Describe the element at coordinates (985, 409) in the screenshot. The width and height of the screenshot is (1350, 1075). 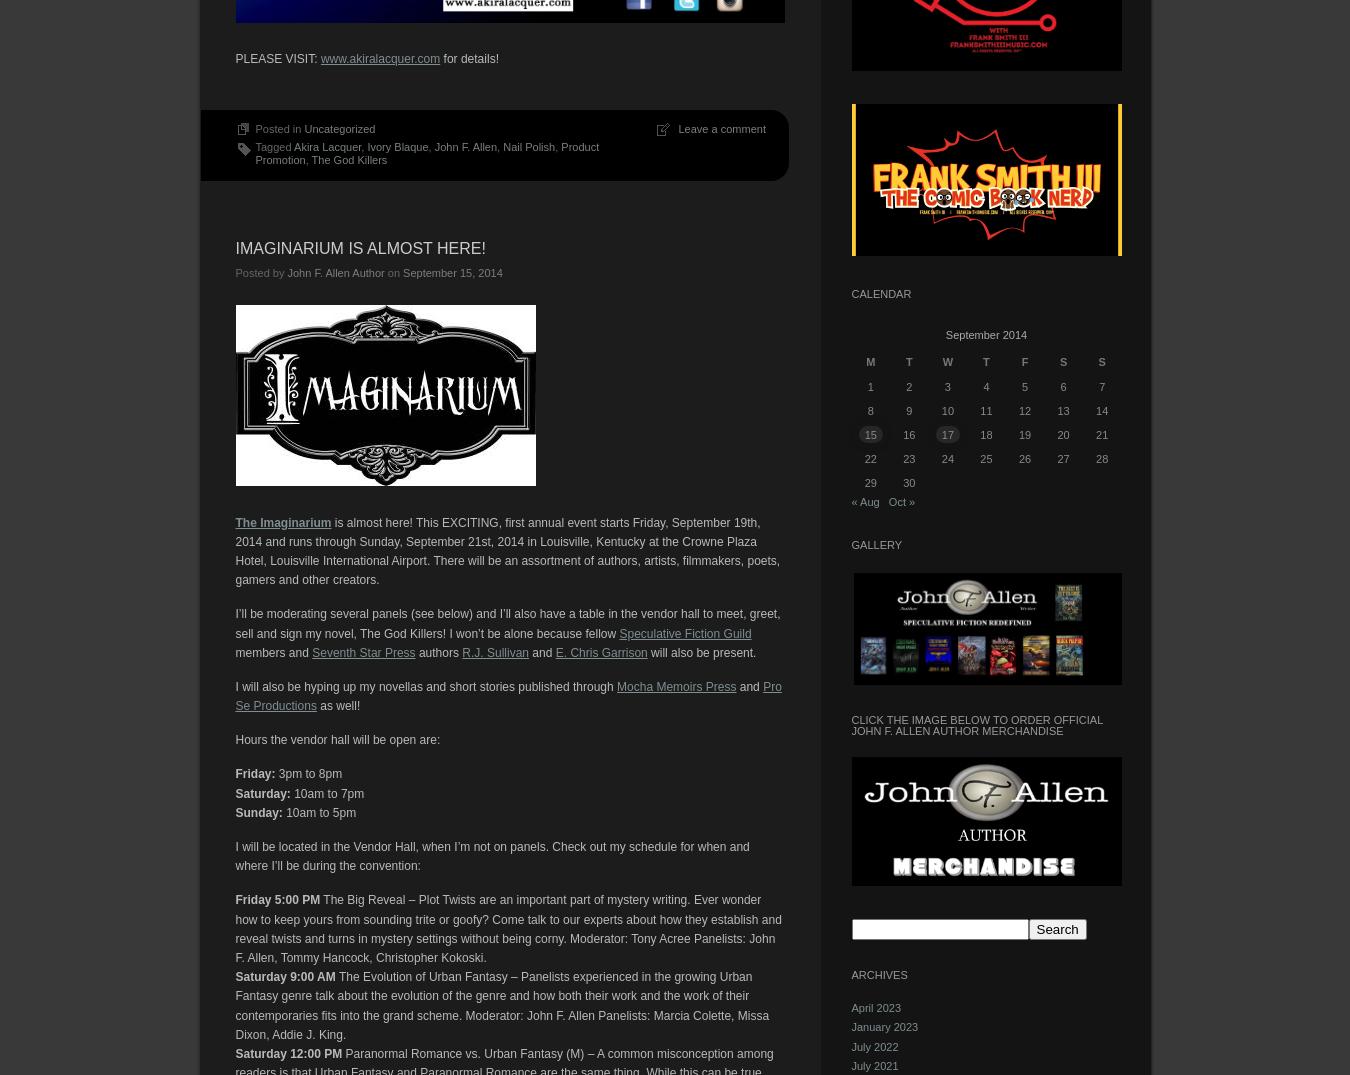
I see `'11'` at that location.